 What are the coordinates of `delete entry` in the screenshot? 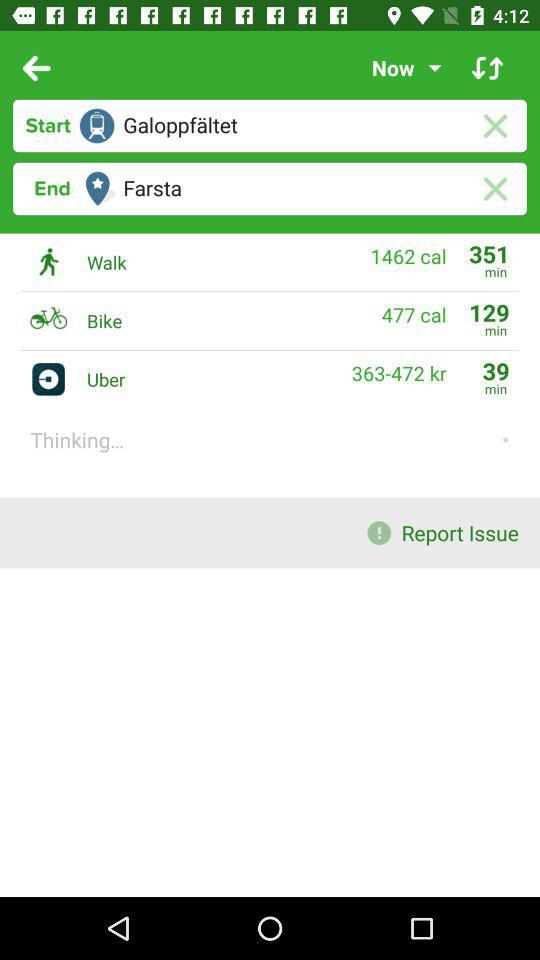 It's located at (494, 189).